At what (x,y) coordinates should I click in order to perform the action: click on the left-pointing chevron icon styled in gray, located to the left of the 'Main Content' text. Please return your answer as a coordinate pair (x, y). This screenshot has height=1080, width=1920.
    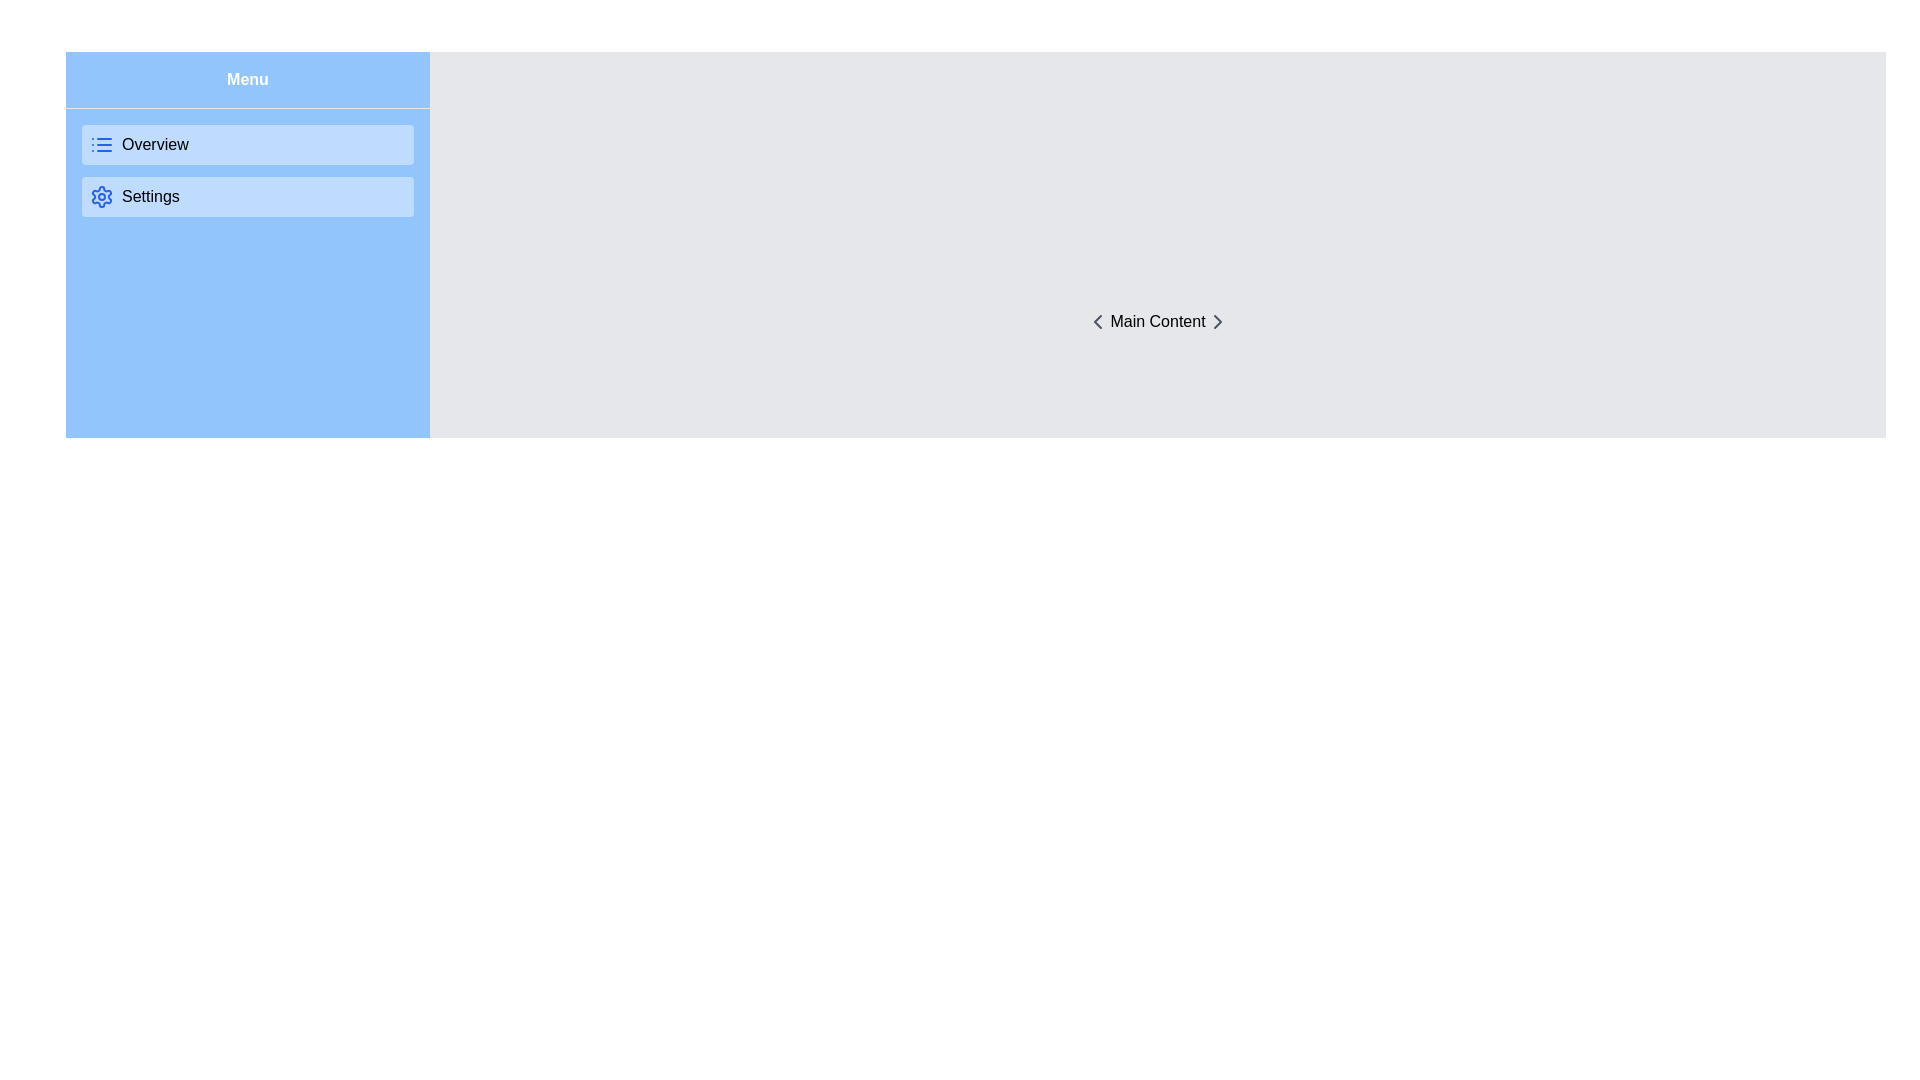
    Looking at the image, I should click on (1097, 320).